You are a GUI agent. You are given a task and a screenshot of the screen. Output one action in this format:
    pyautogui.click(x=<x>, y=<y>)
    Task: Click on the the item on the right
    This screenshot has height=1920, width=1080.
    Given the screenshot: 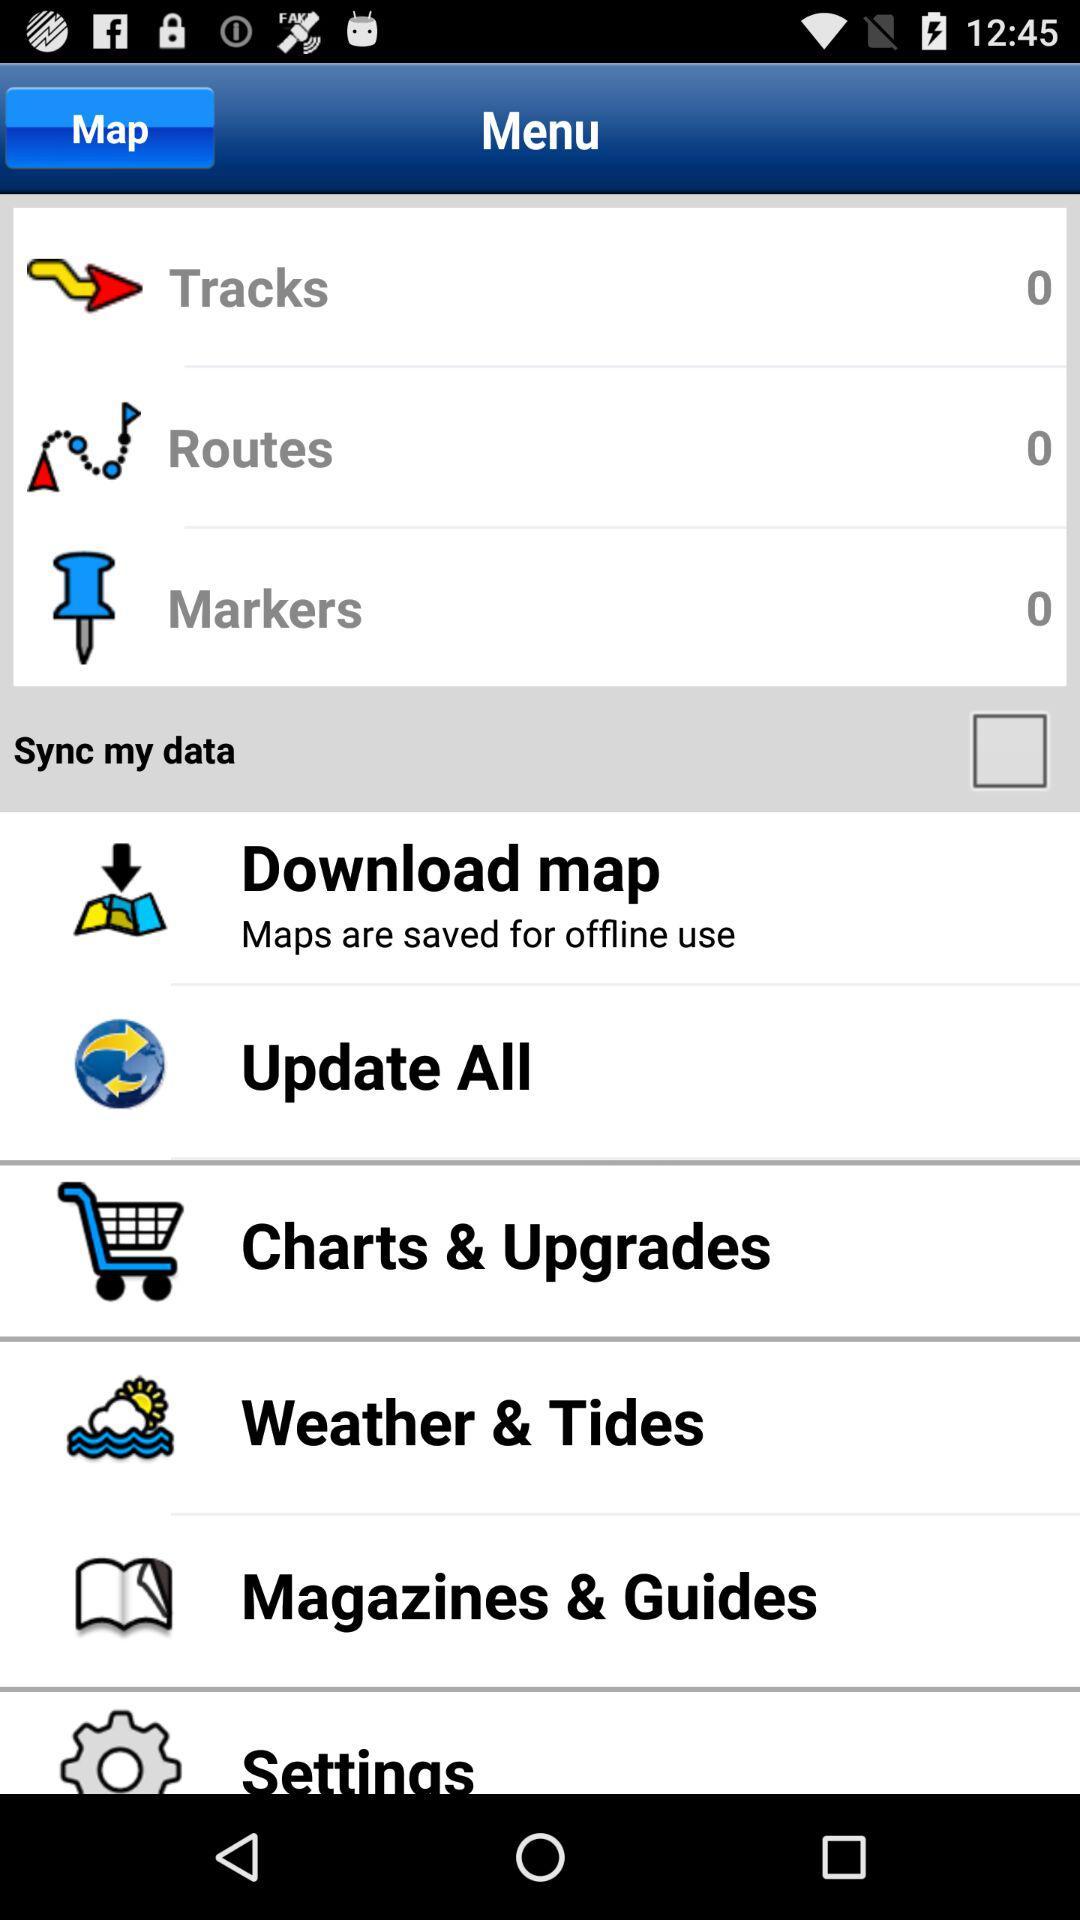 What is the action you would take?
    pyautogui.click(x=1012, y=748)
    